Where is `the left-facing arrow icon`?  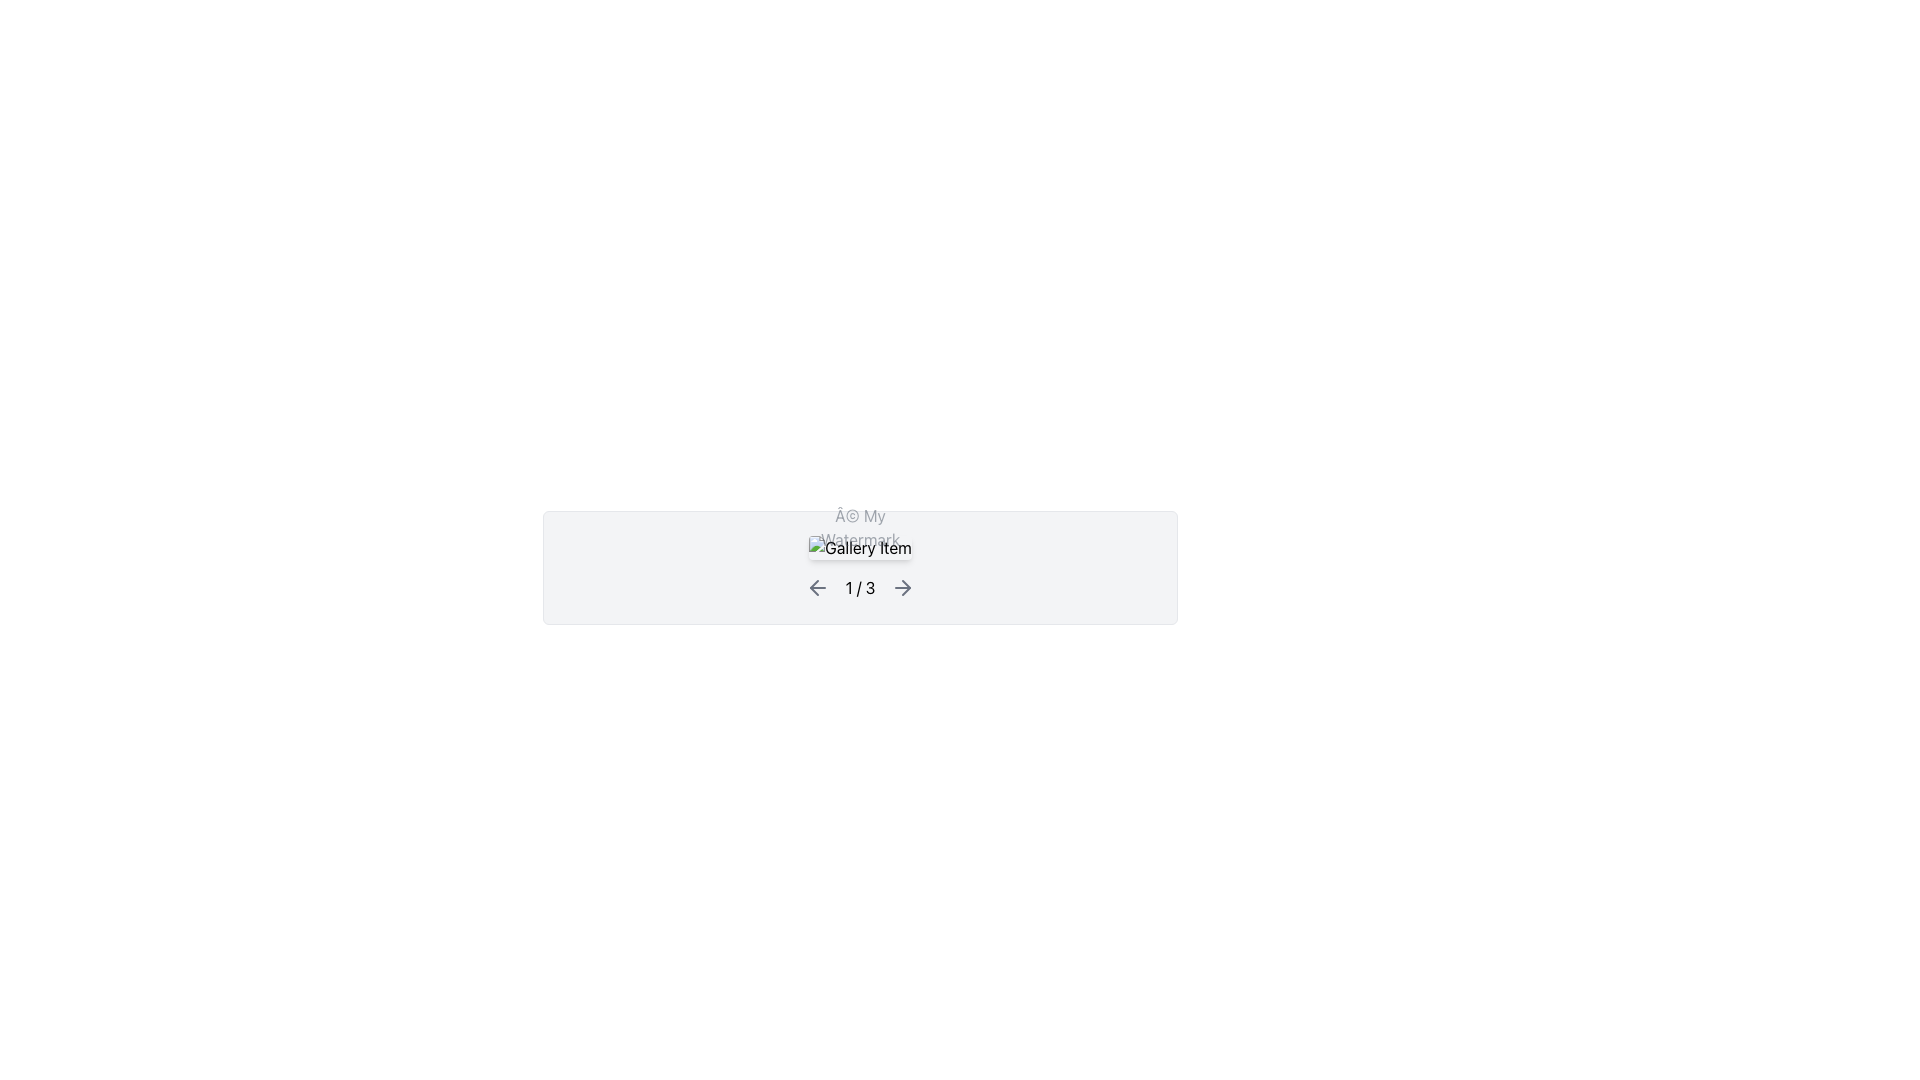
the left-facing arrow icon is located at coordinates (814, 586).